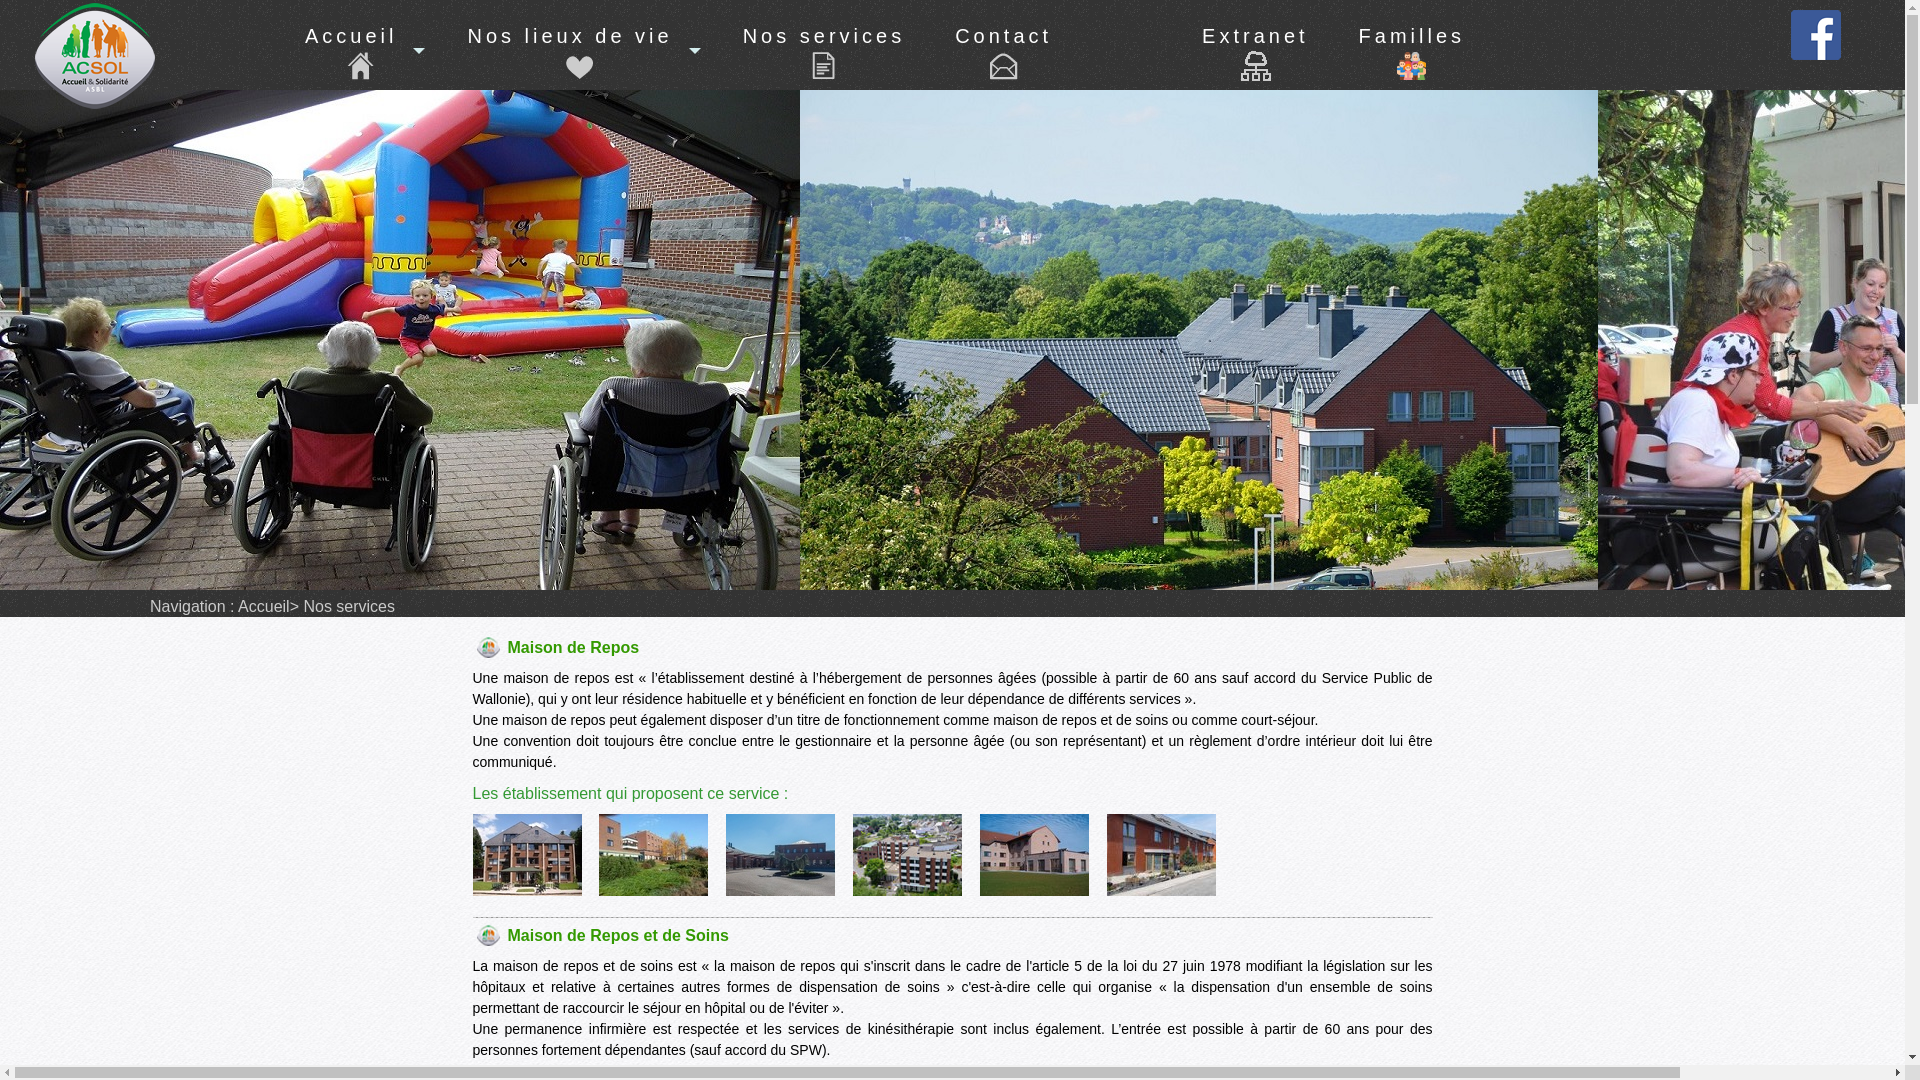  I want to click on 'Familles', so click(1410, 45).